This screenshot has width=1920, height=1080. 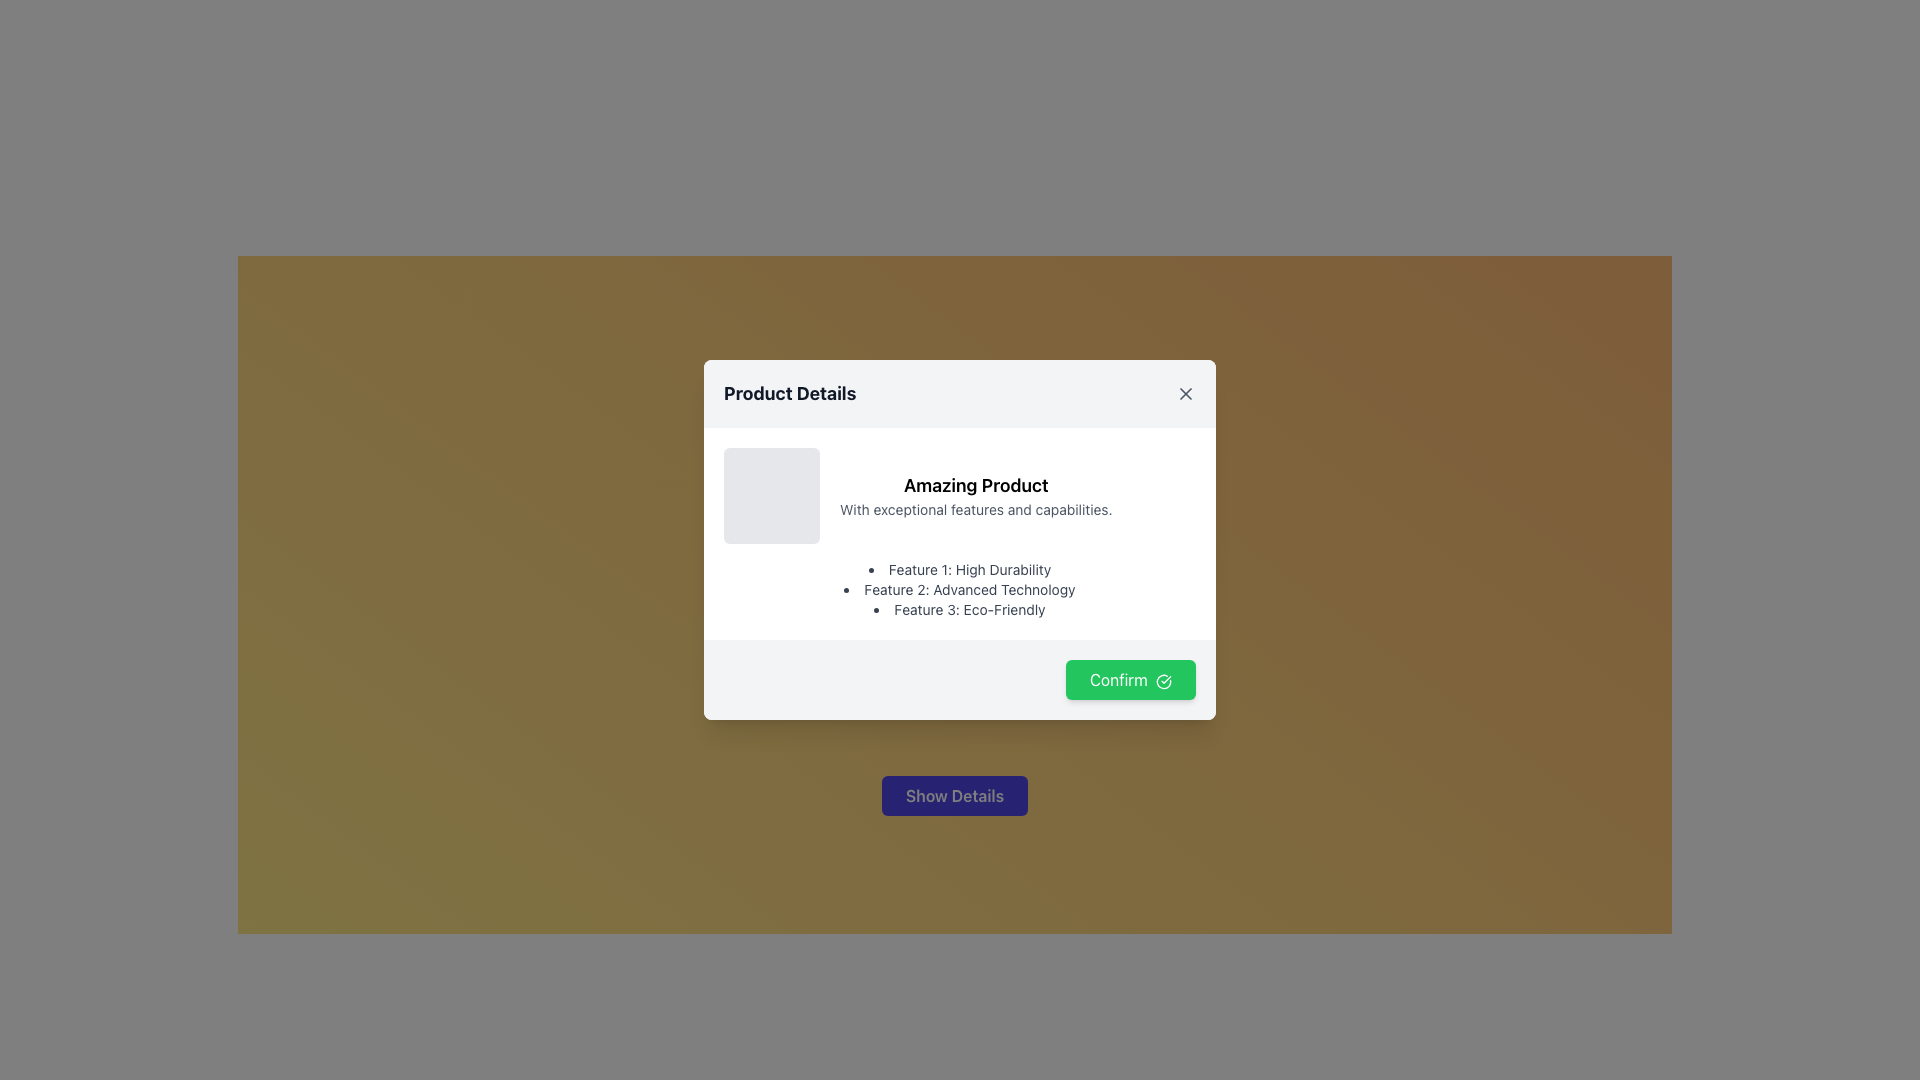 I want to click on the text element reading 'Feature 1: High Durability', which is the first item in a bulleted list below the title 'Amazing Product' on the modal overlay, so click(x=960, y=570).